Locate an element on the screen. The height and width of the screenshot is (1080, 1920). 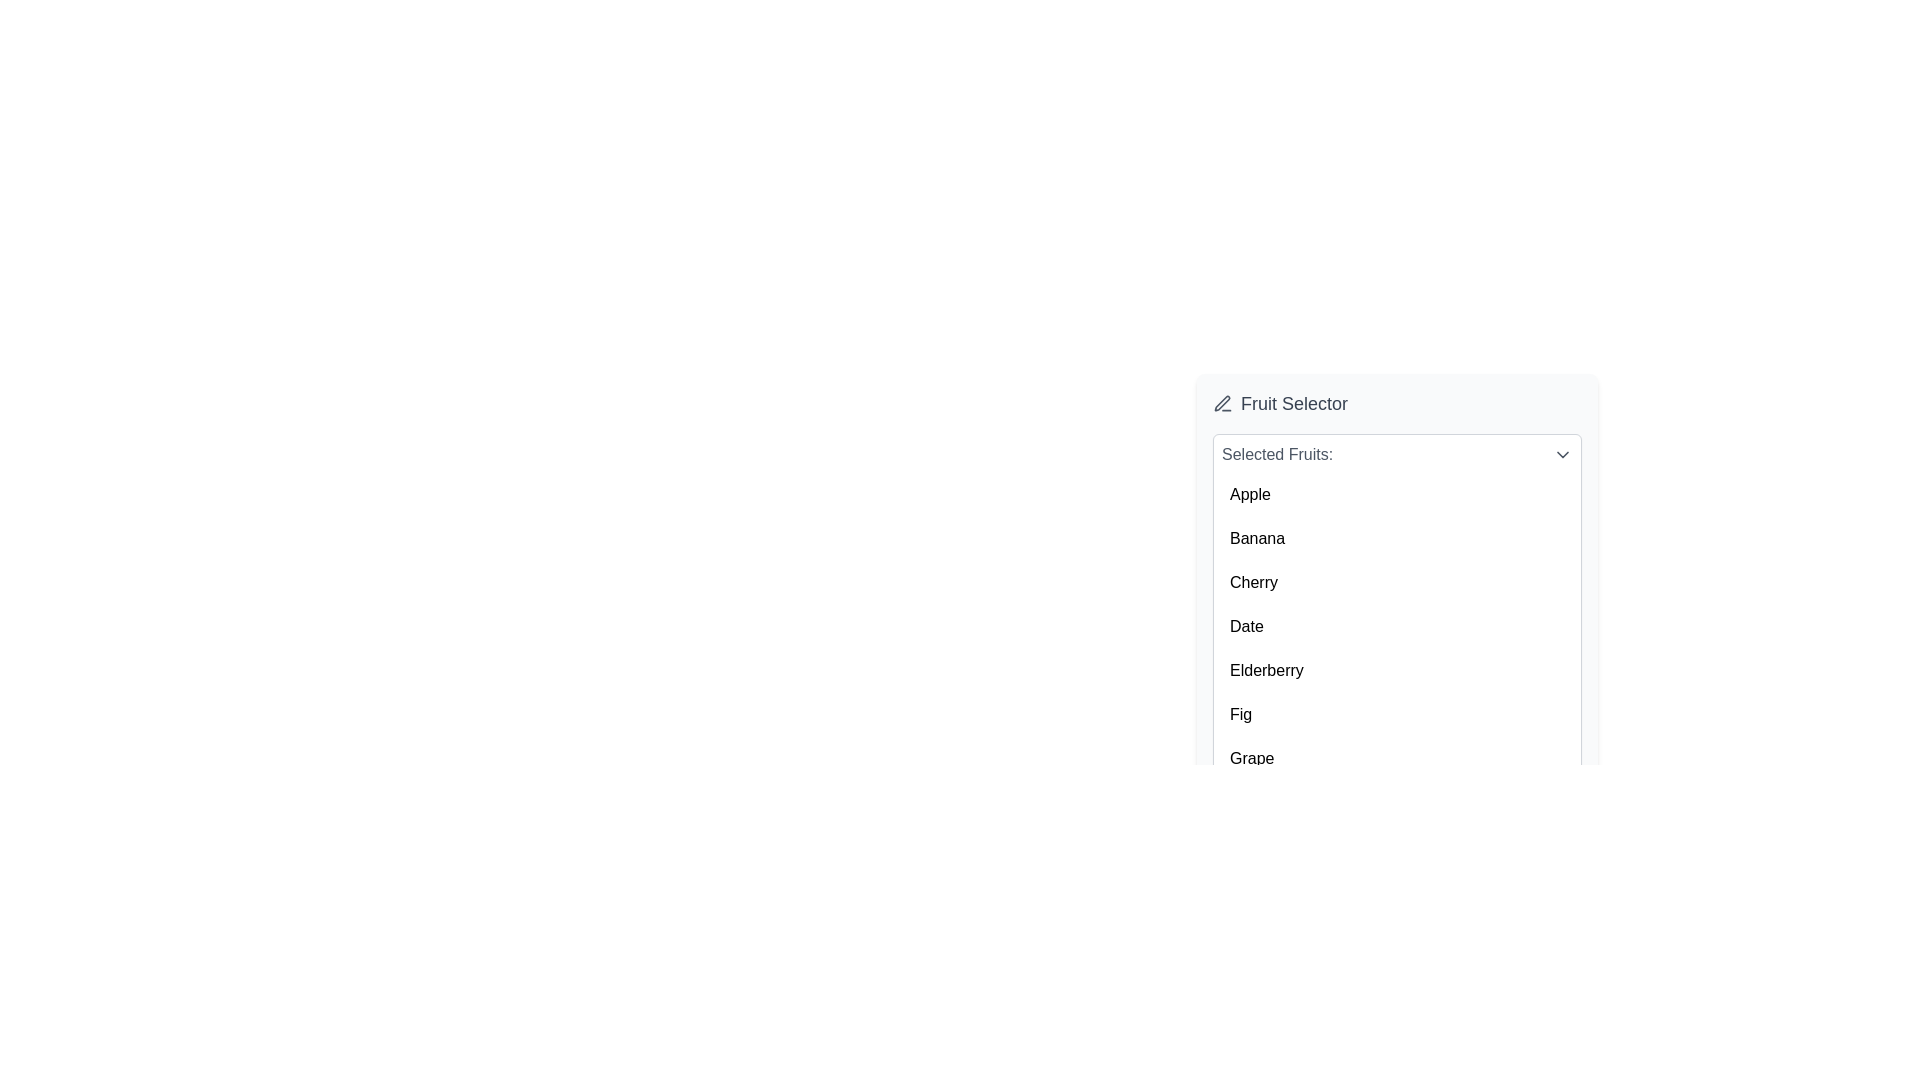
the list item labeled 'Fig' is located at coordinates (1396, 713).